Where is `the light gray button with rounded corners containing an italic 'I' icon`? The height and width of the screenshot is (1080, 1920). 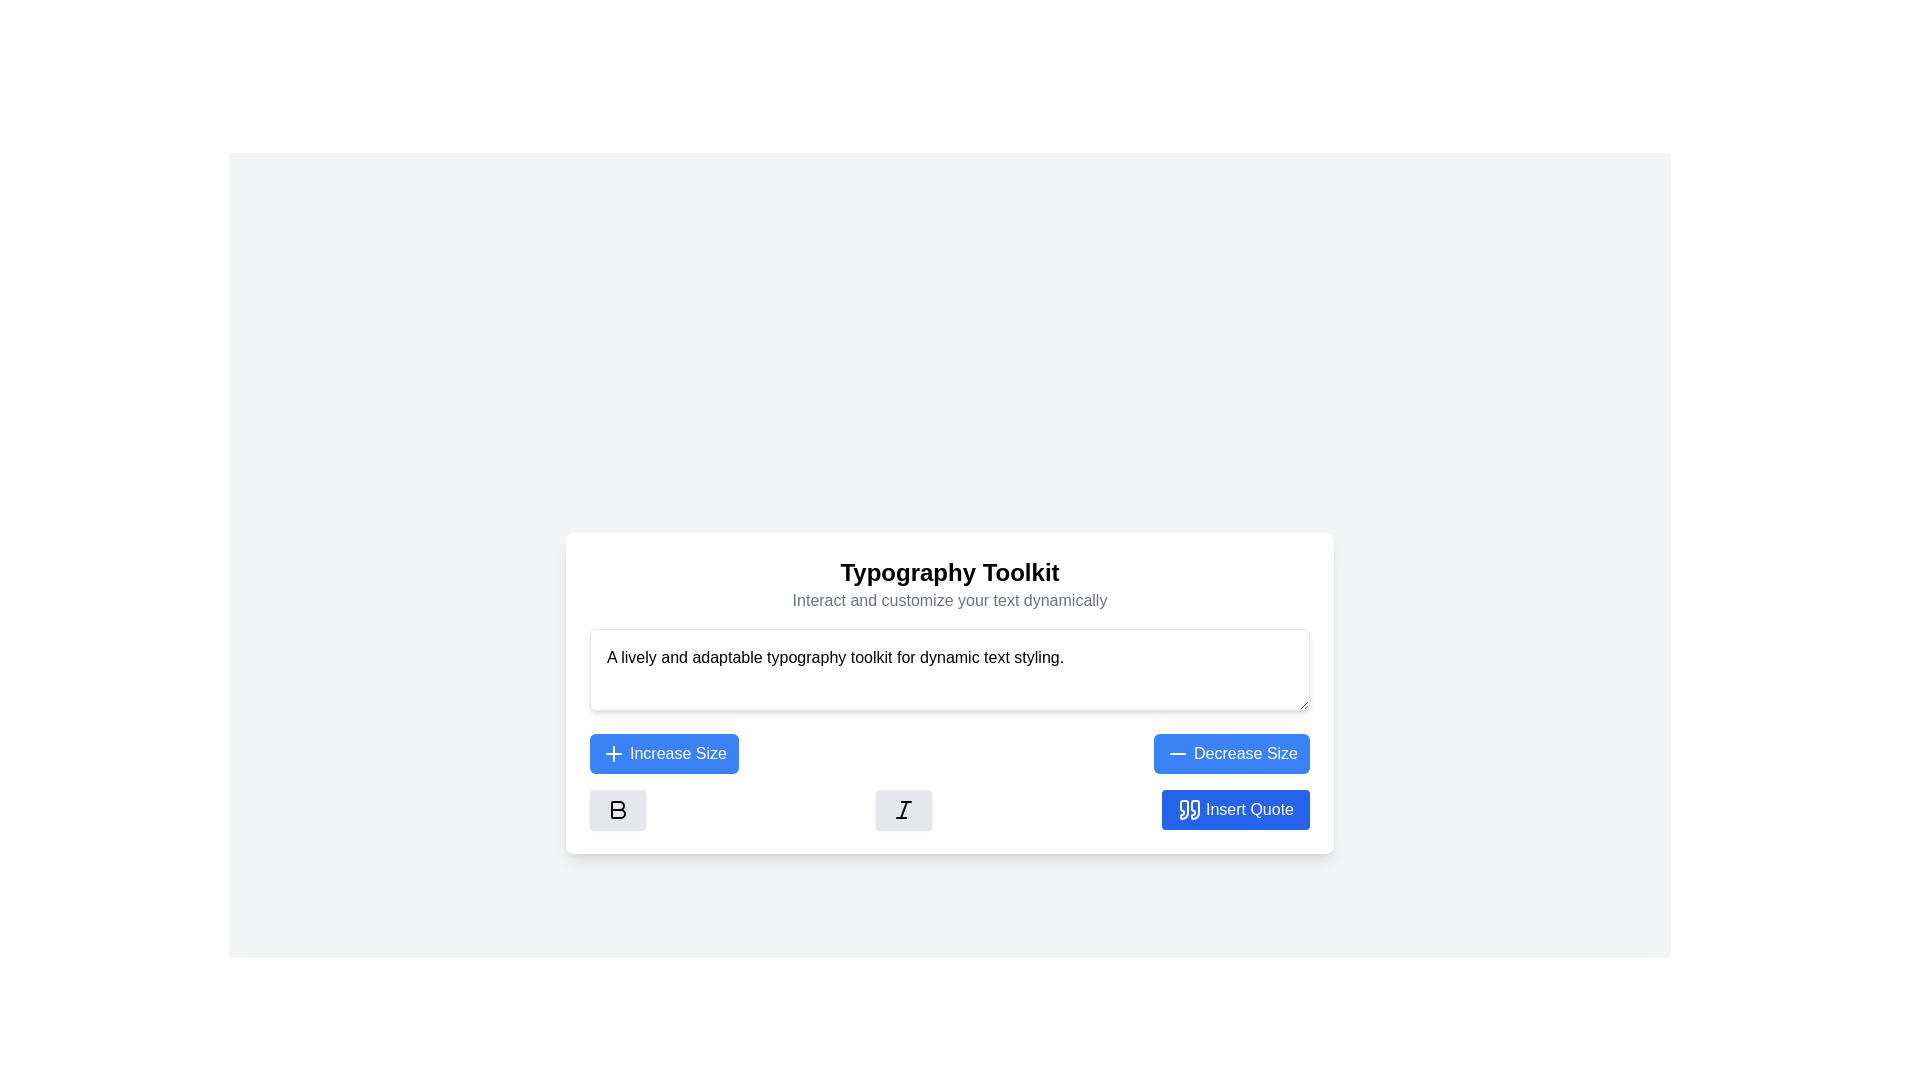
the light gray button with rounded corners containing an italic 'I' icon is located at coordinates (902, 808).